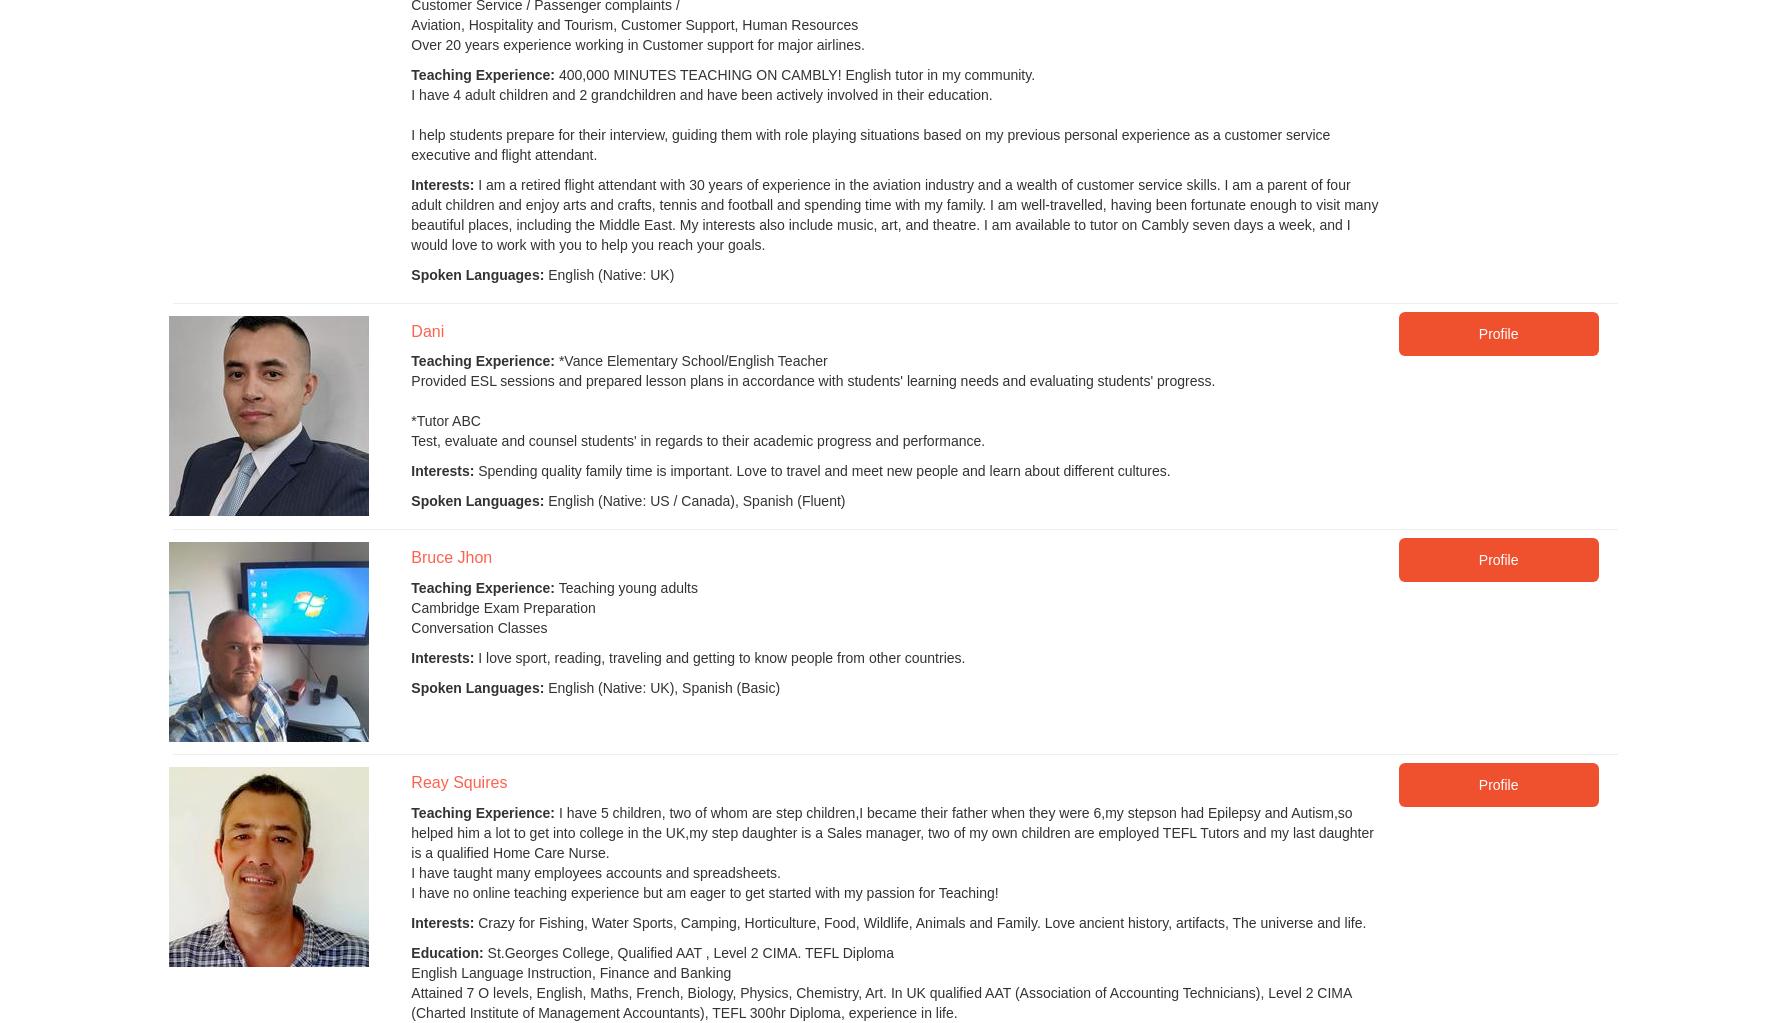 The image size is (1790, 1023). What do you see at coordinates (478, 625) in the screenshot?
I see `'Conversation Classes'` at bounding box center [478, 625].